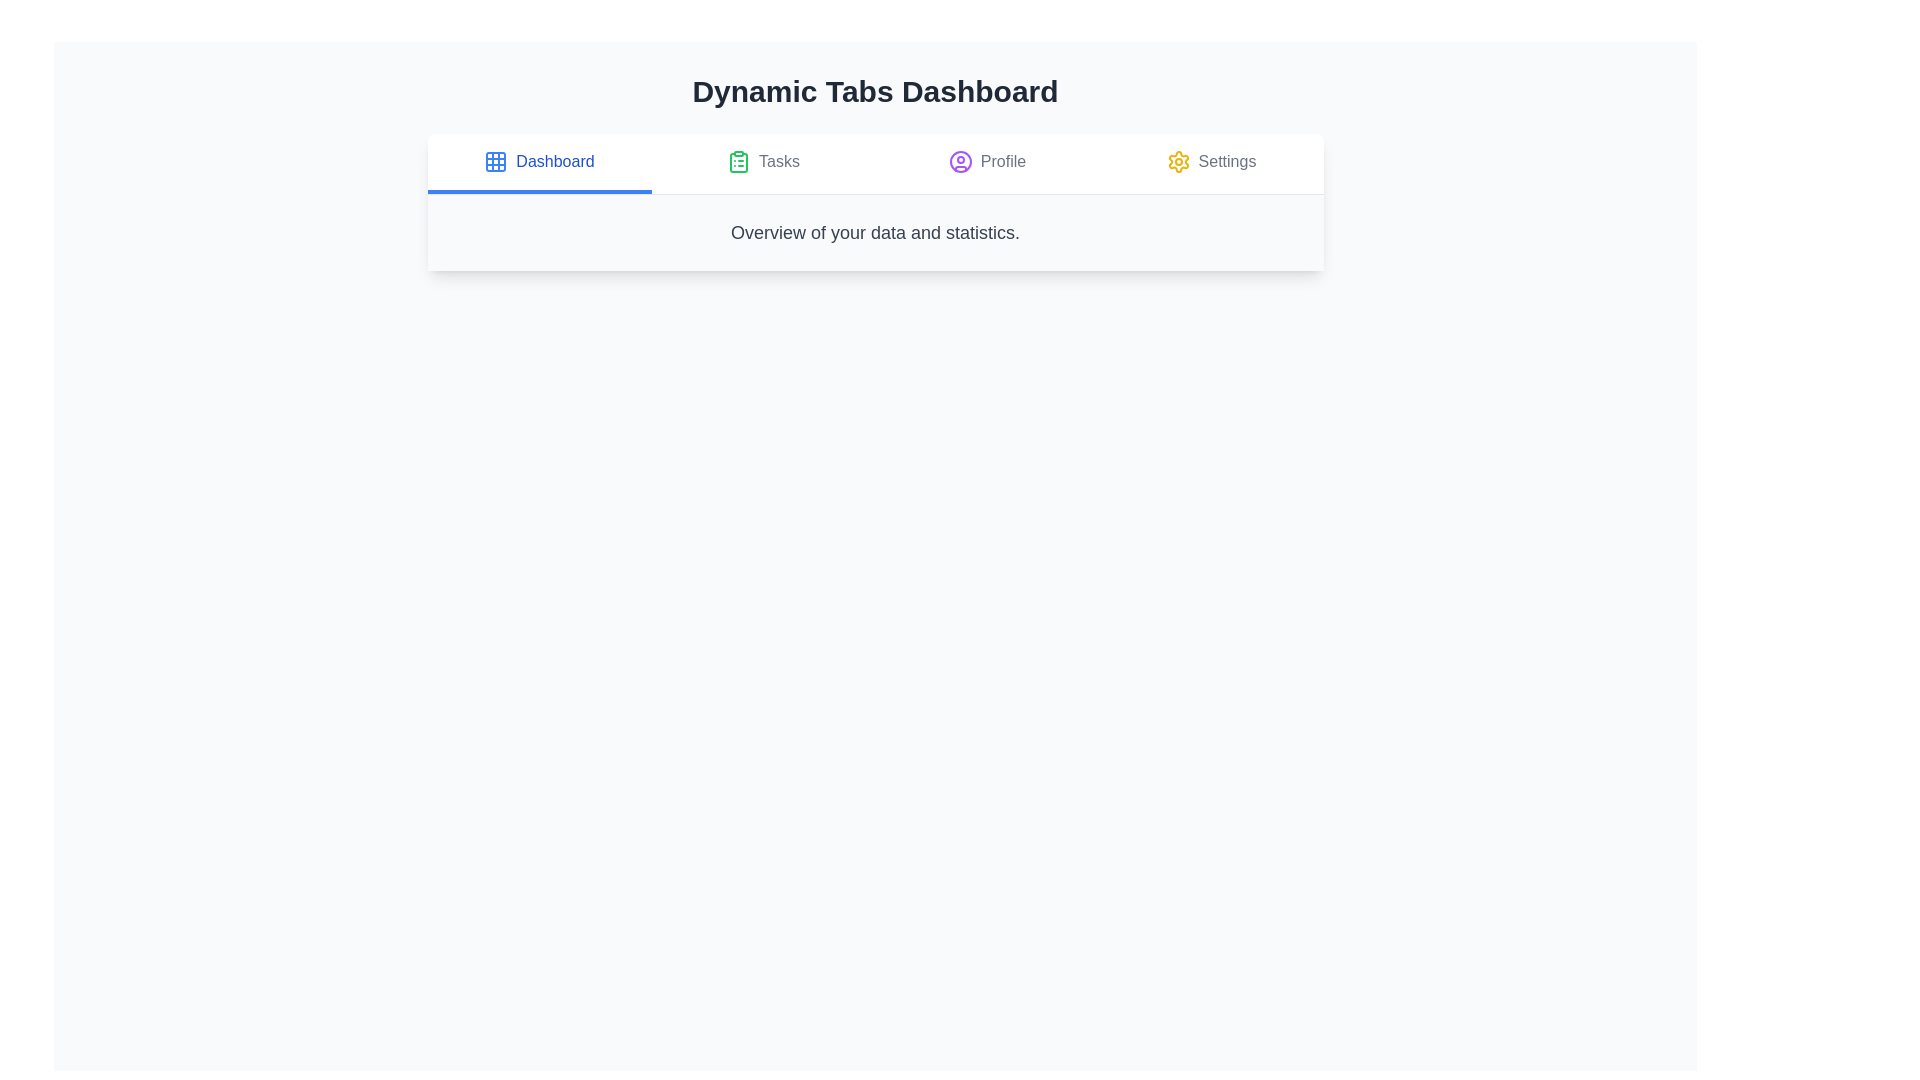 This screenshot has height=1080, width=1920. I want to click on the dashboard tab, which is the first item in the horizontal tab menu located at the upper central area of the page, so click(555, 161).